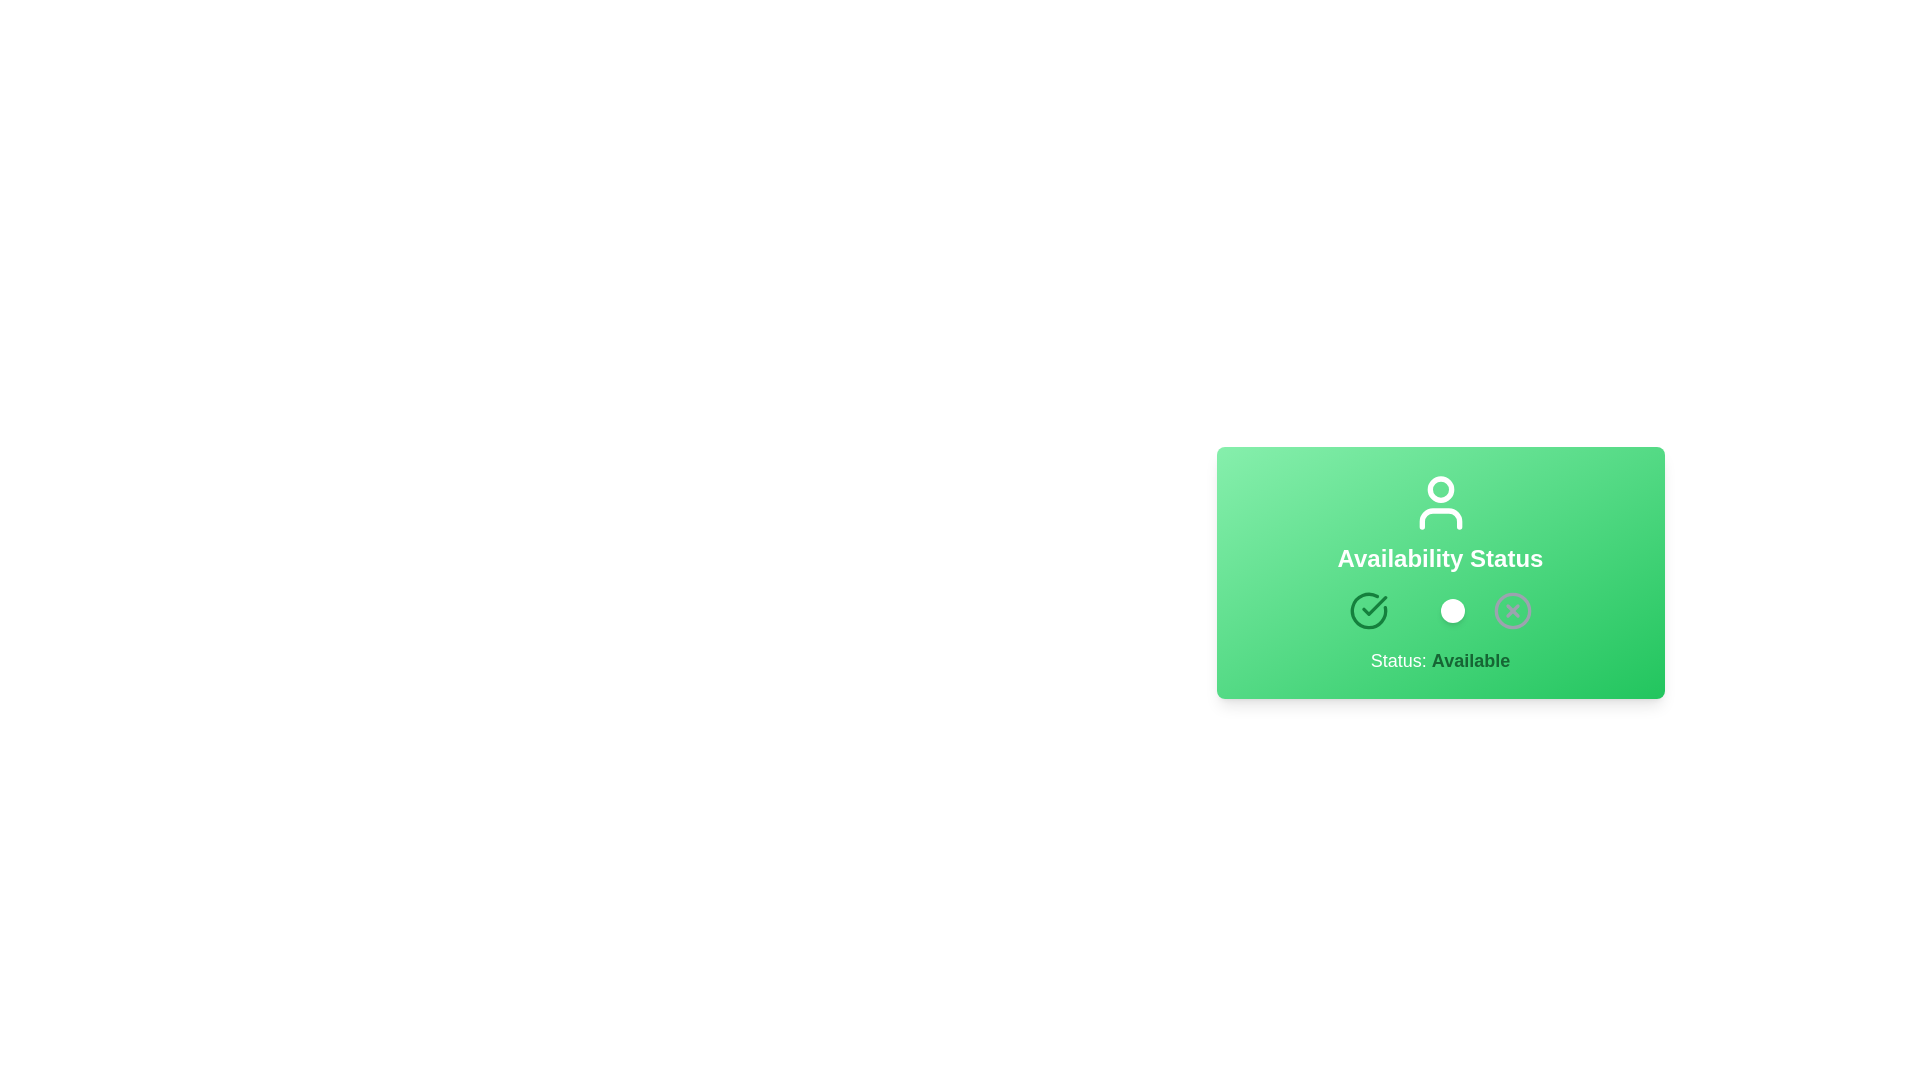 This screenshot has width=1920, height=1080. Describe the element at coordinates (1512, 609) in the screenshot. I see `the gray circle icon with a cross in its center, which is the last item in a group of three icons on the right side of a green card labeled 'Availability Status'` at that location.